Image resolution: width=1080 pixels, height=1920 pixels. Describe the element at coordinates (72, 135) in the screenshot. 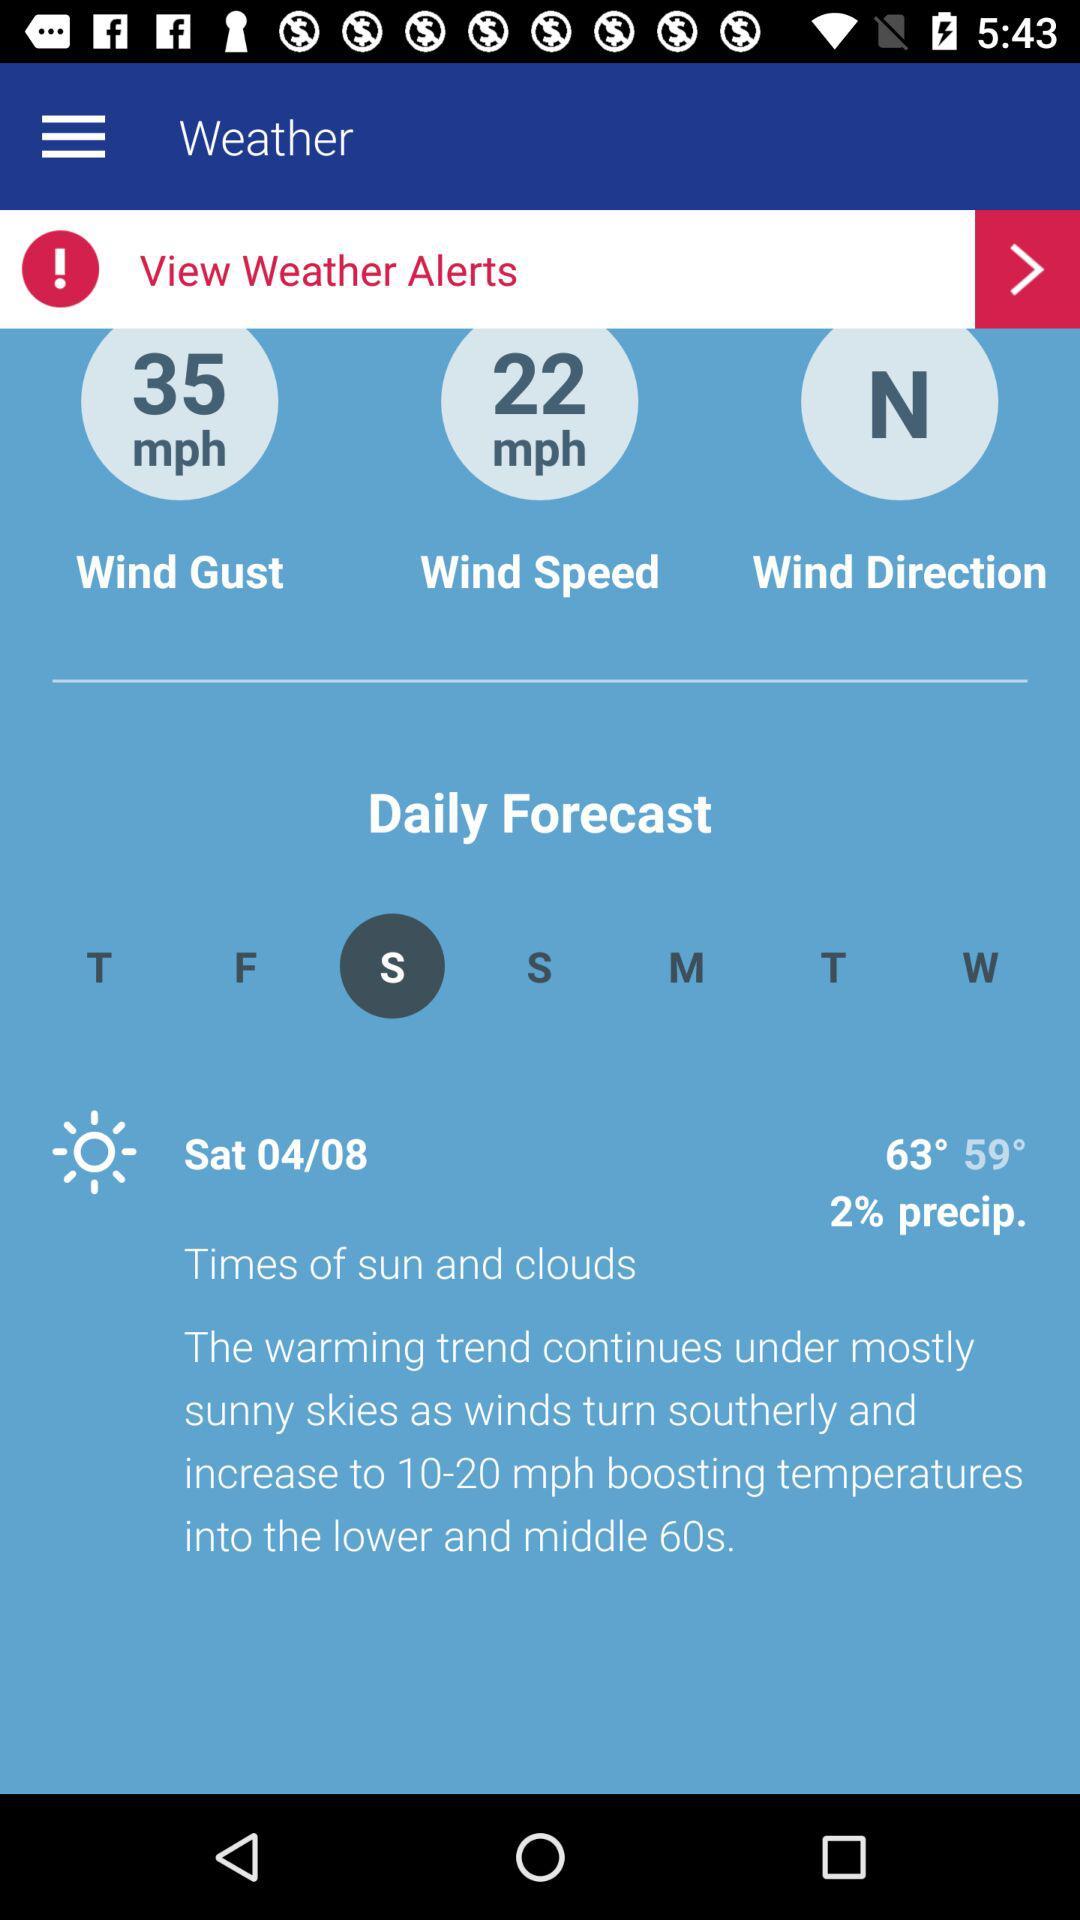

I see `the menu icon` at that location.